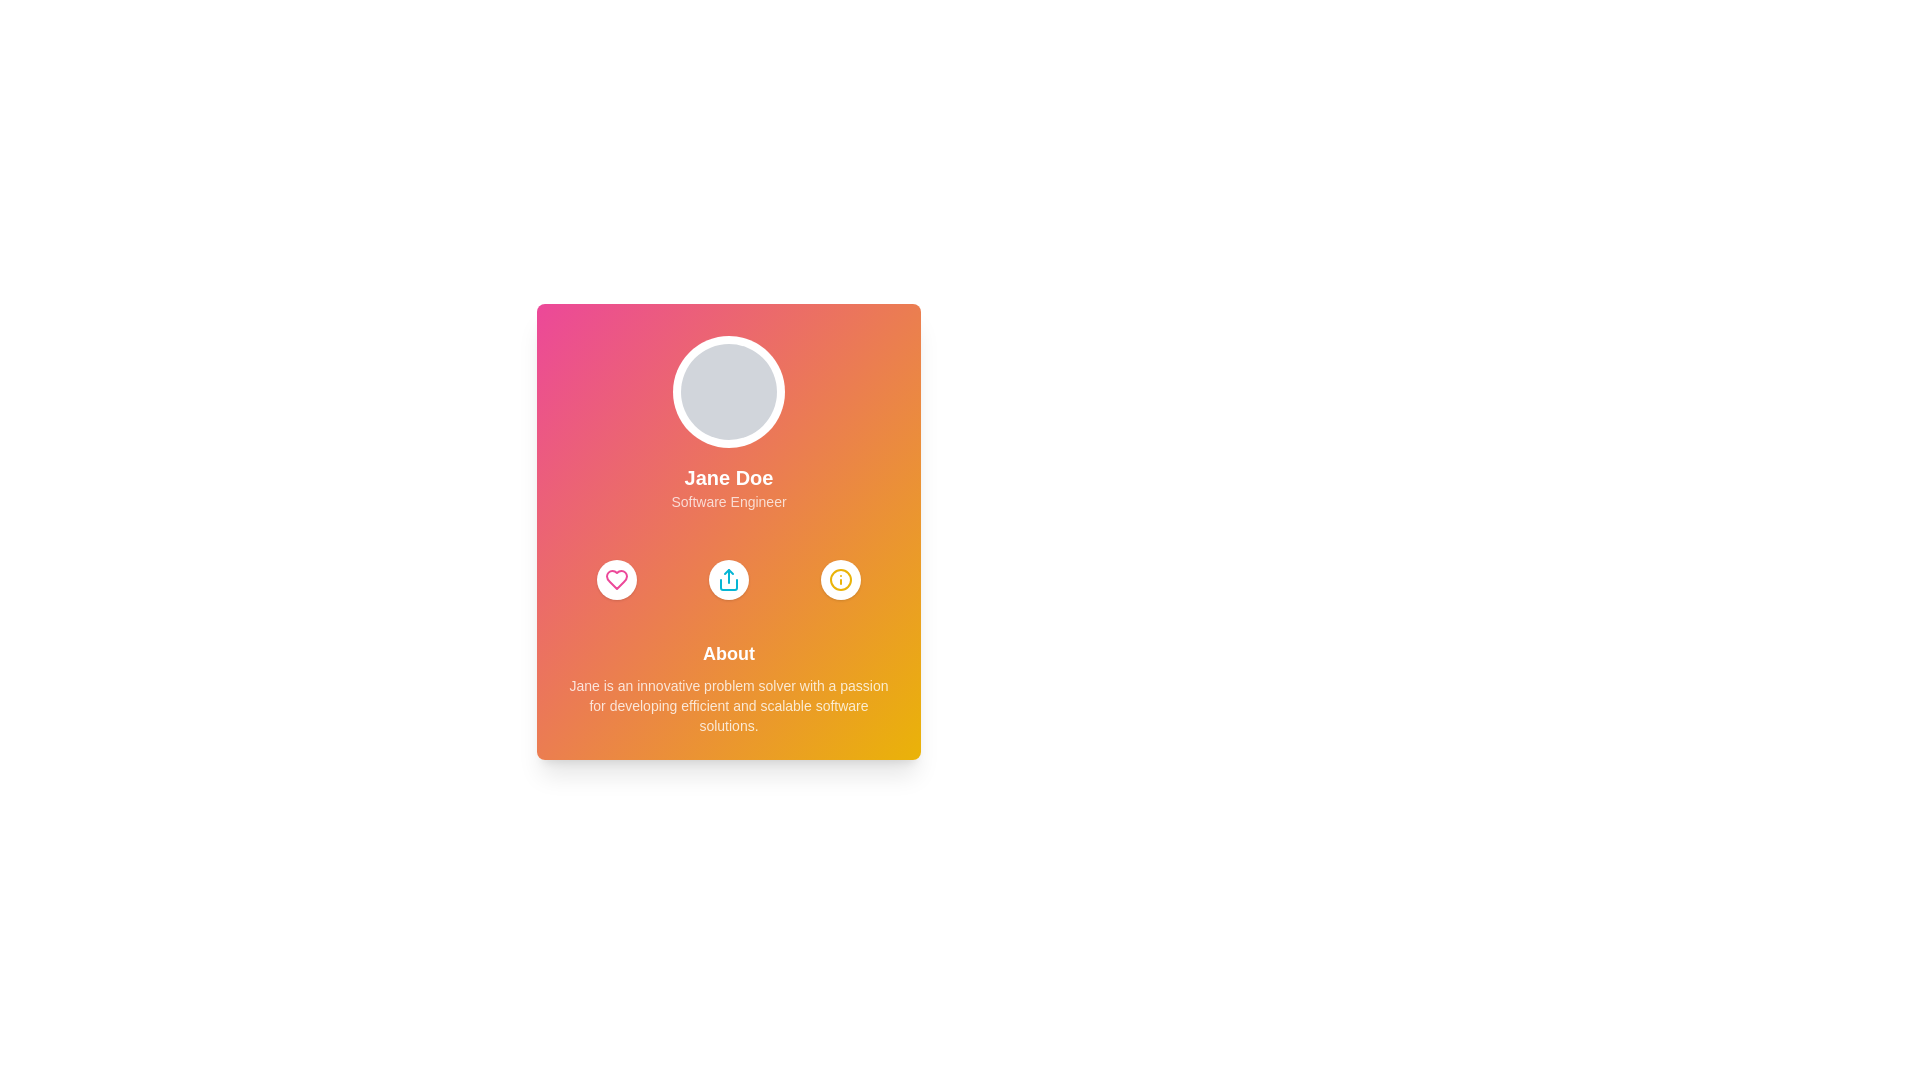 The height and width of the screenshot is (1080, 1920). I want to click on the graphic placeholder that represents a profile image, located centrally within a larger white circular shape at the top center of the card layout, so click(728, 392).